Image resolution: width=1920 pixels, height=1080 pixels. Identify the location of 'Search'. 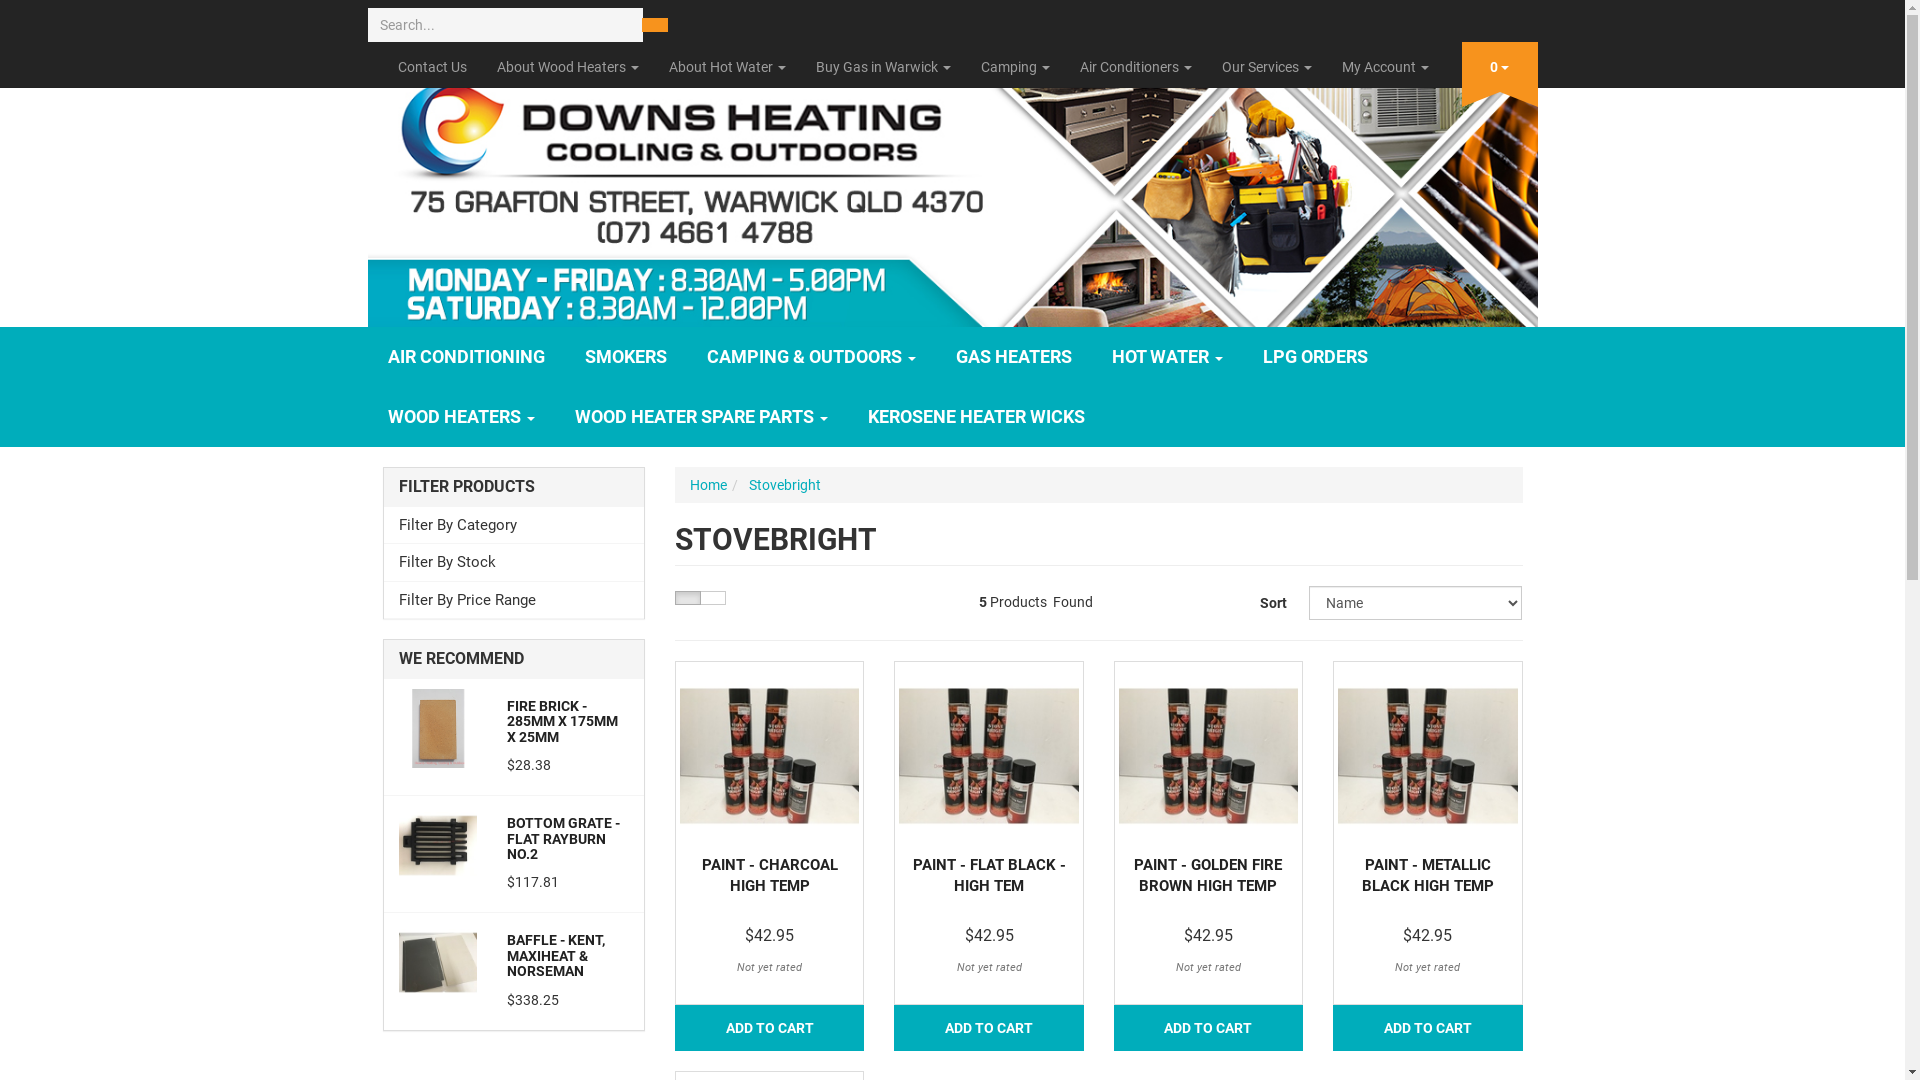
(654, 24).